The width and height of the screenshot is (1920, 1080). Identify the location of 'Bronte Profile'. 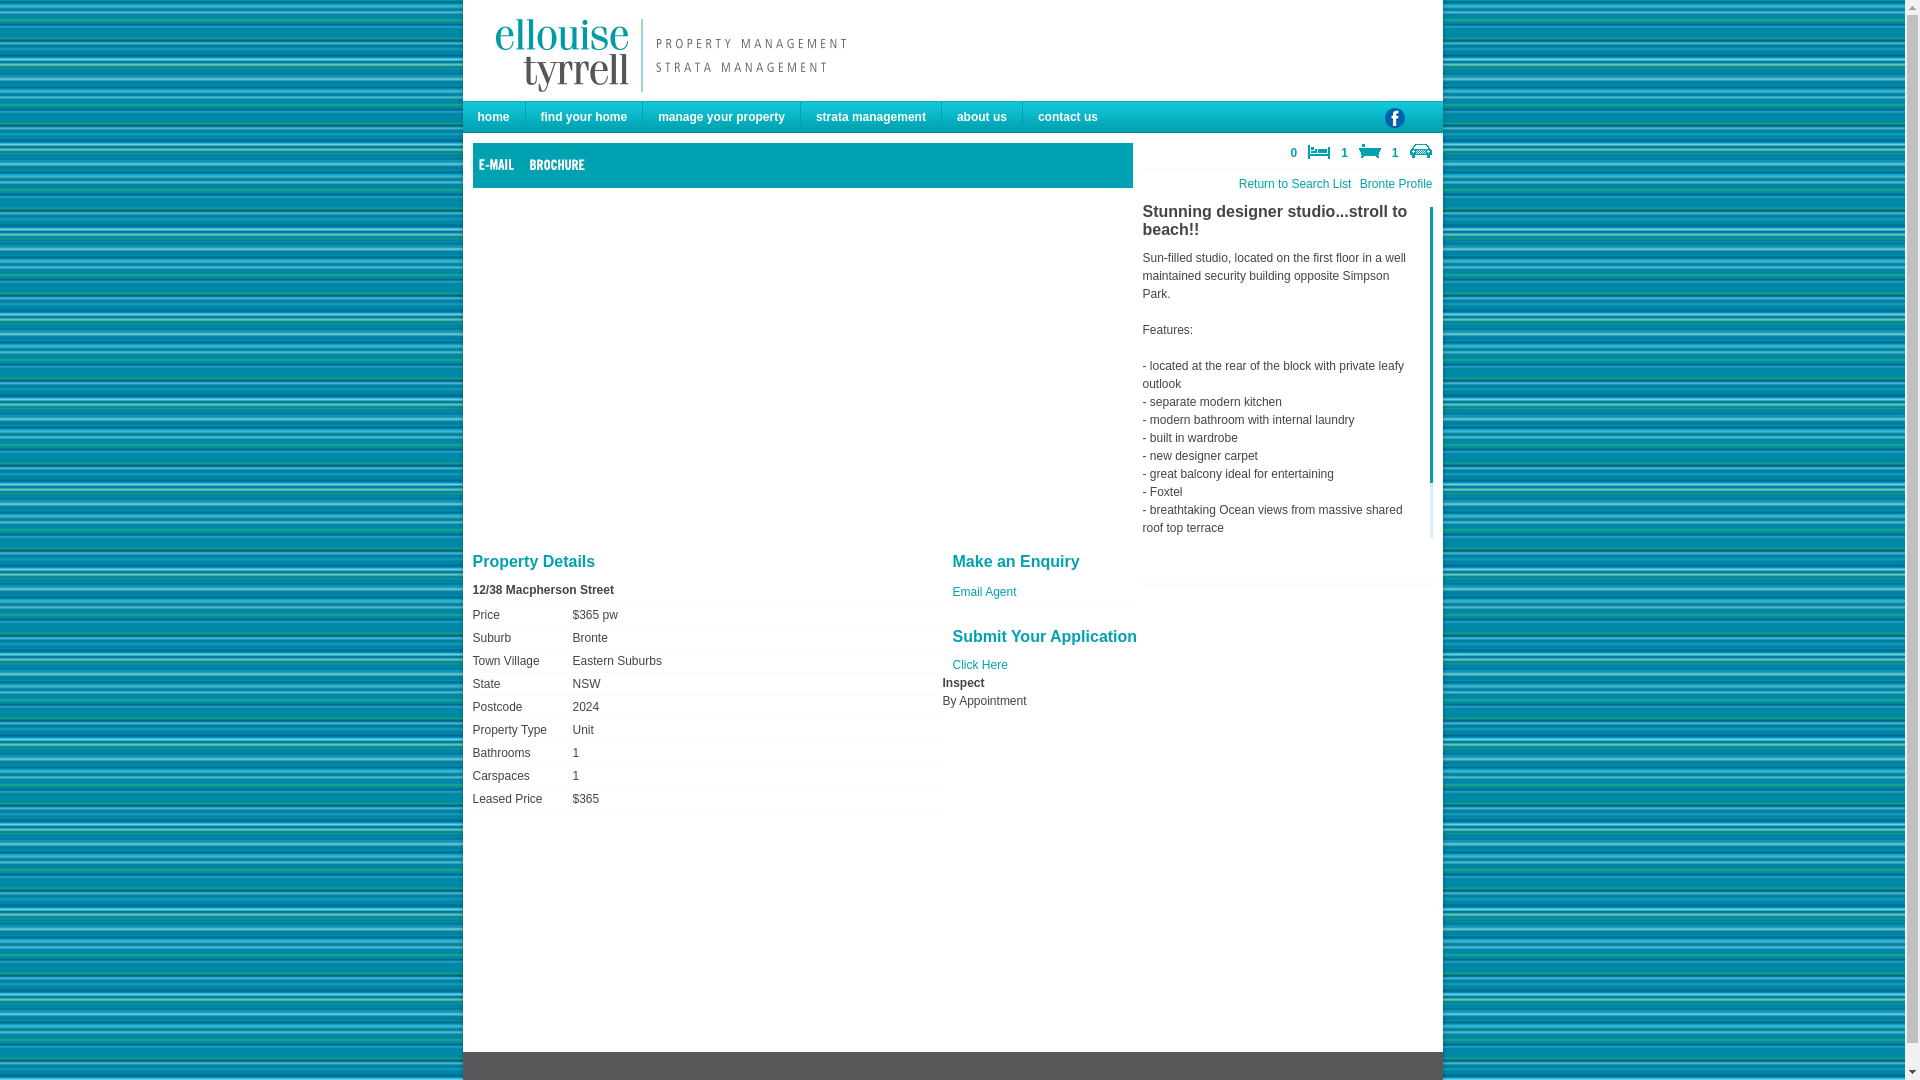
(1395, 184).